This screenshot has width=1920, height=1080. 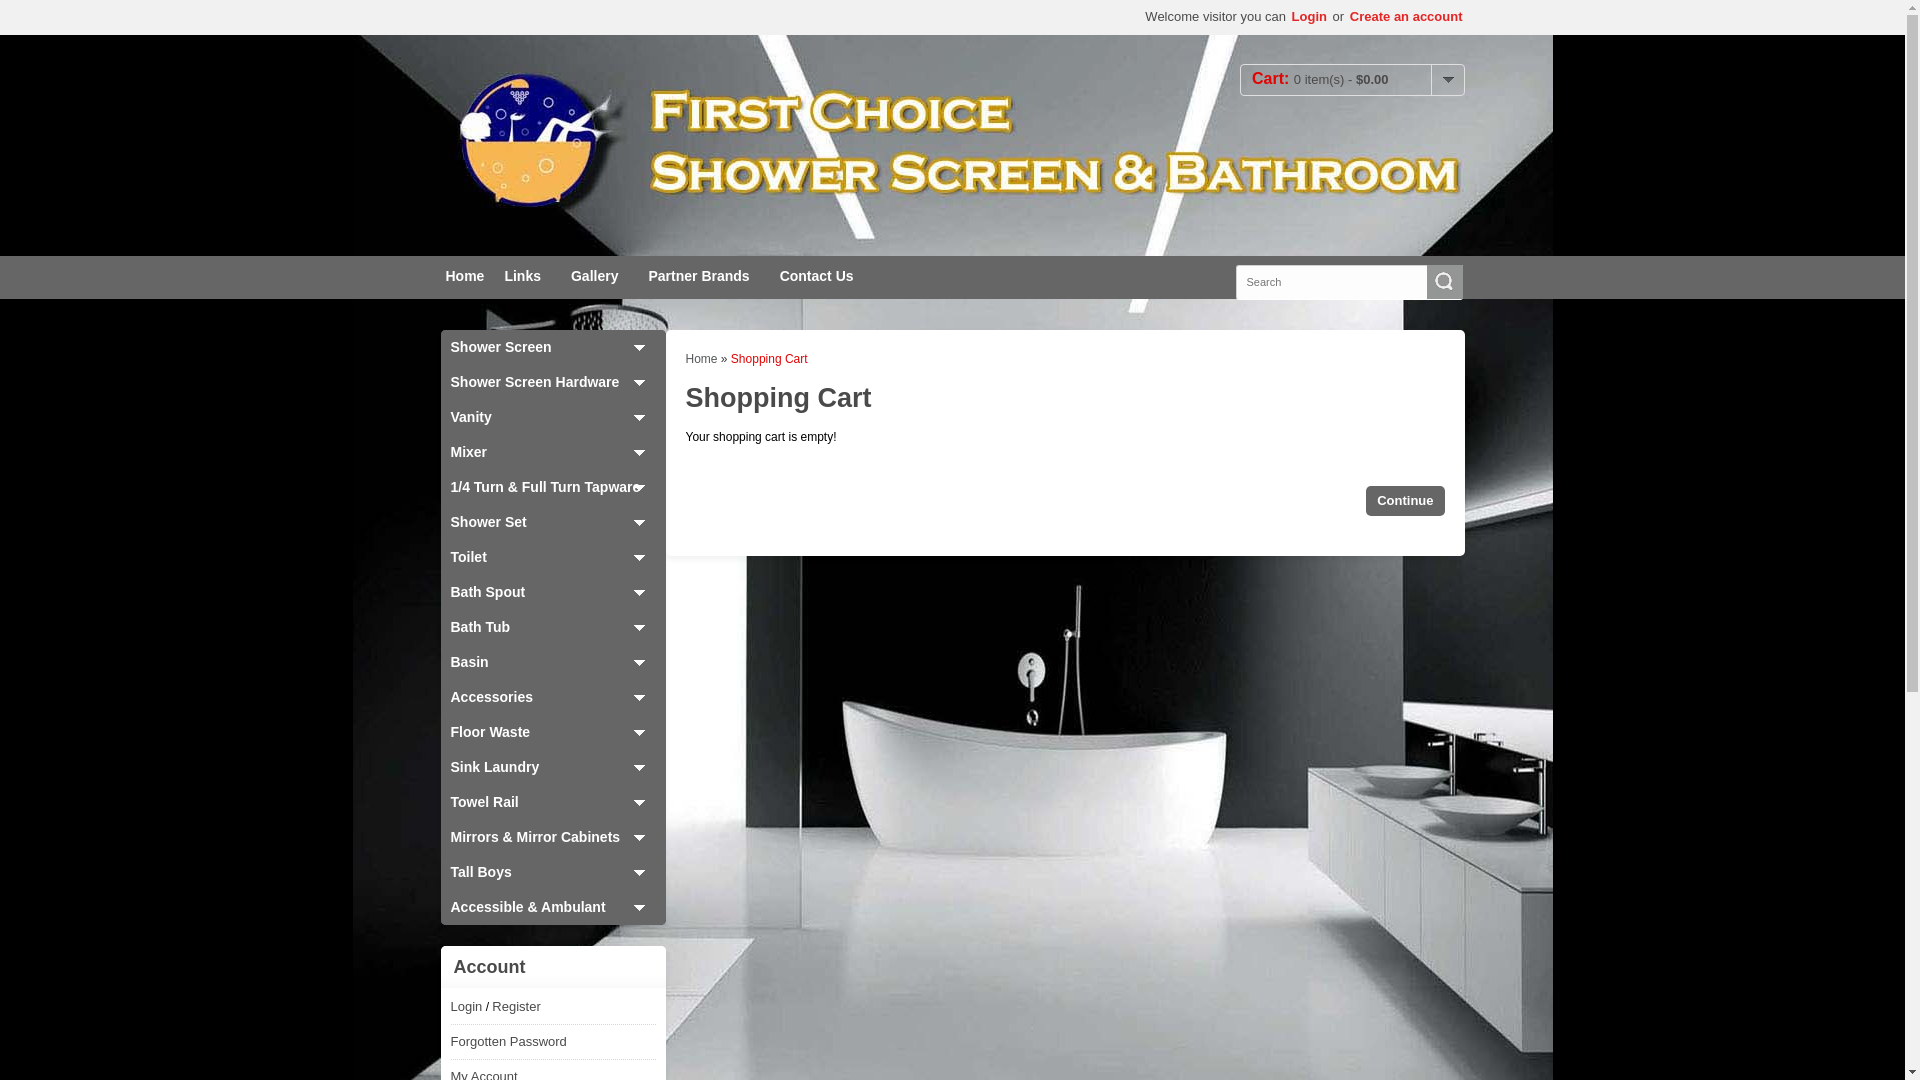 What do you see at coordinates (552, 452) in the screenshot?
I see `'Mixer'` at bounding box center [552, 452].